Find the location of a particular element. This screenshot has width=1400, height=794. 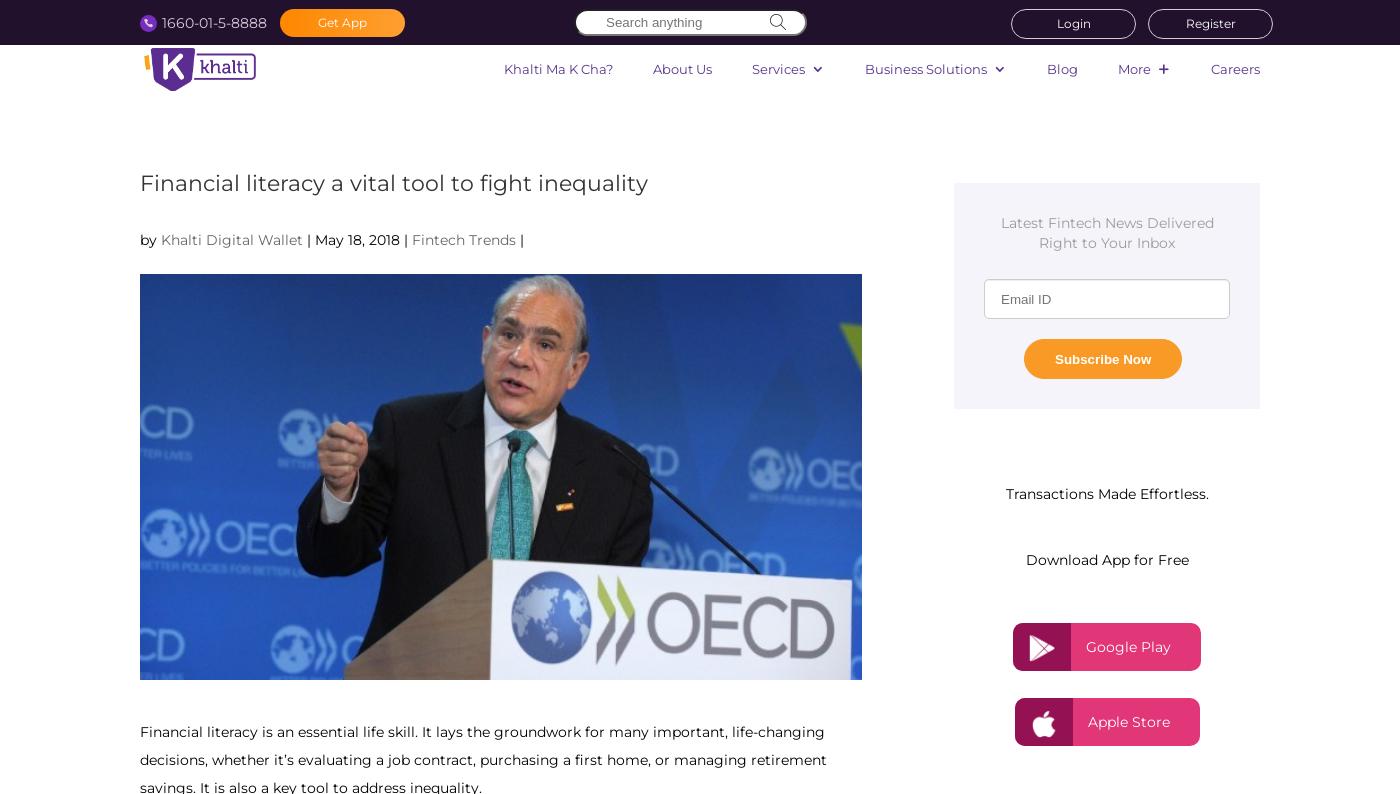

'Google Play' is located at coordinates (1085, 644).